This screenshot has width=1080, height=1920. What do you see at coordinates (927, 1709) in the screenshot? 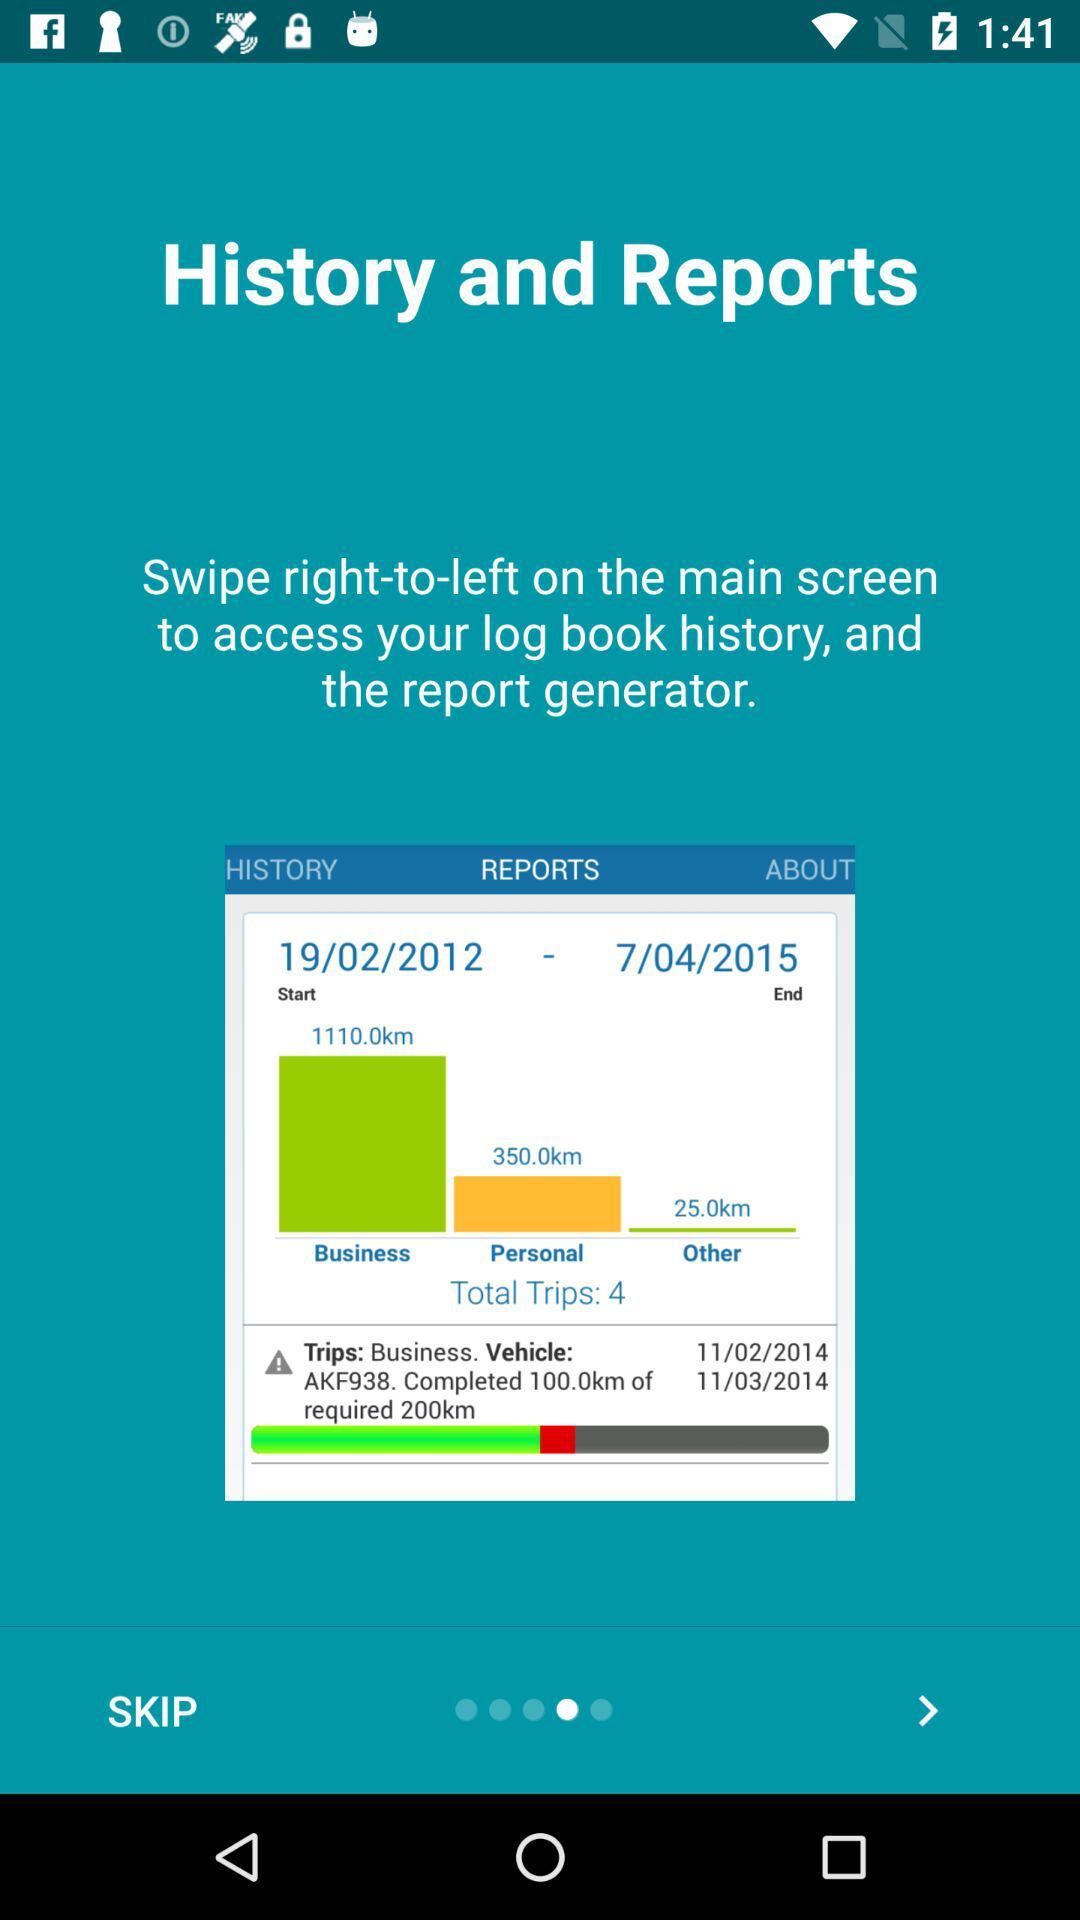
I see `next session` at bounding box center [927, 1709].